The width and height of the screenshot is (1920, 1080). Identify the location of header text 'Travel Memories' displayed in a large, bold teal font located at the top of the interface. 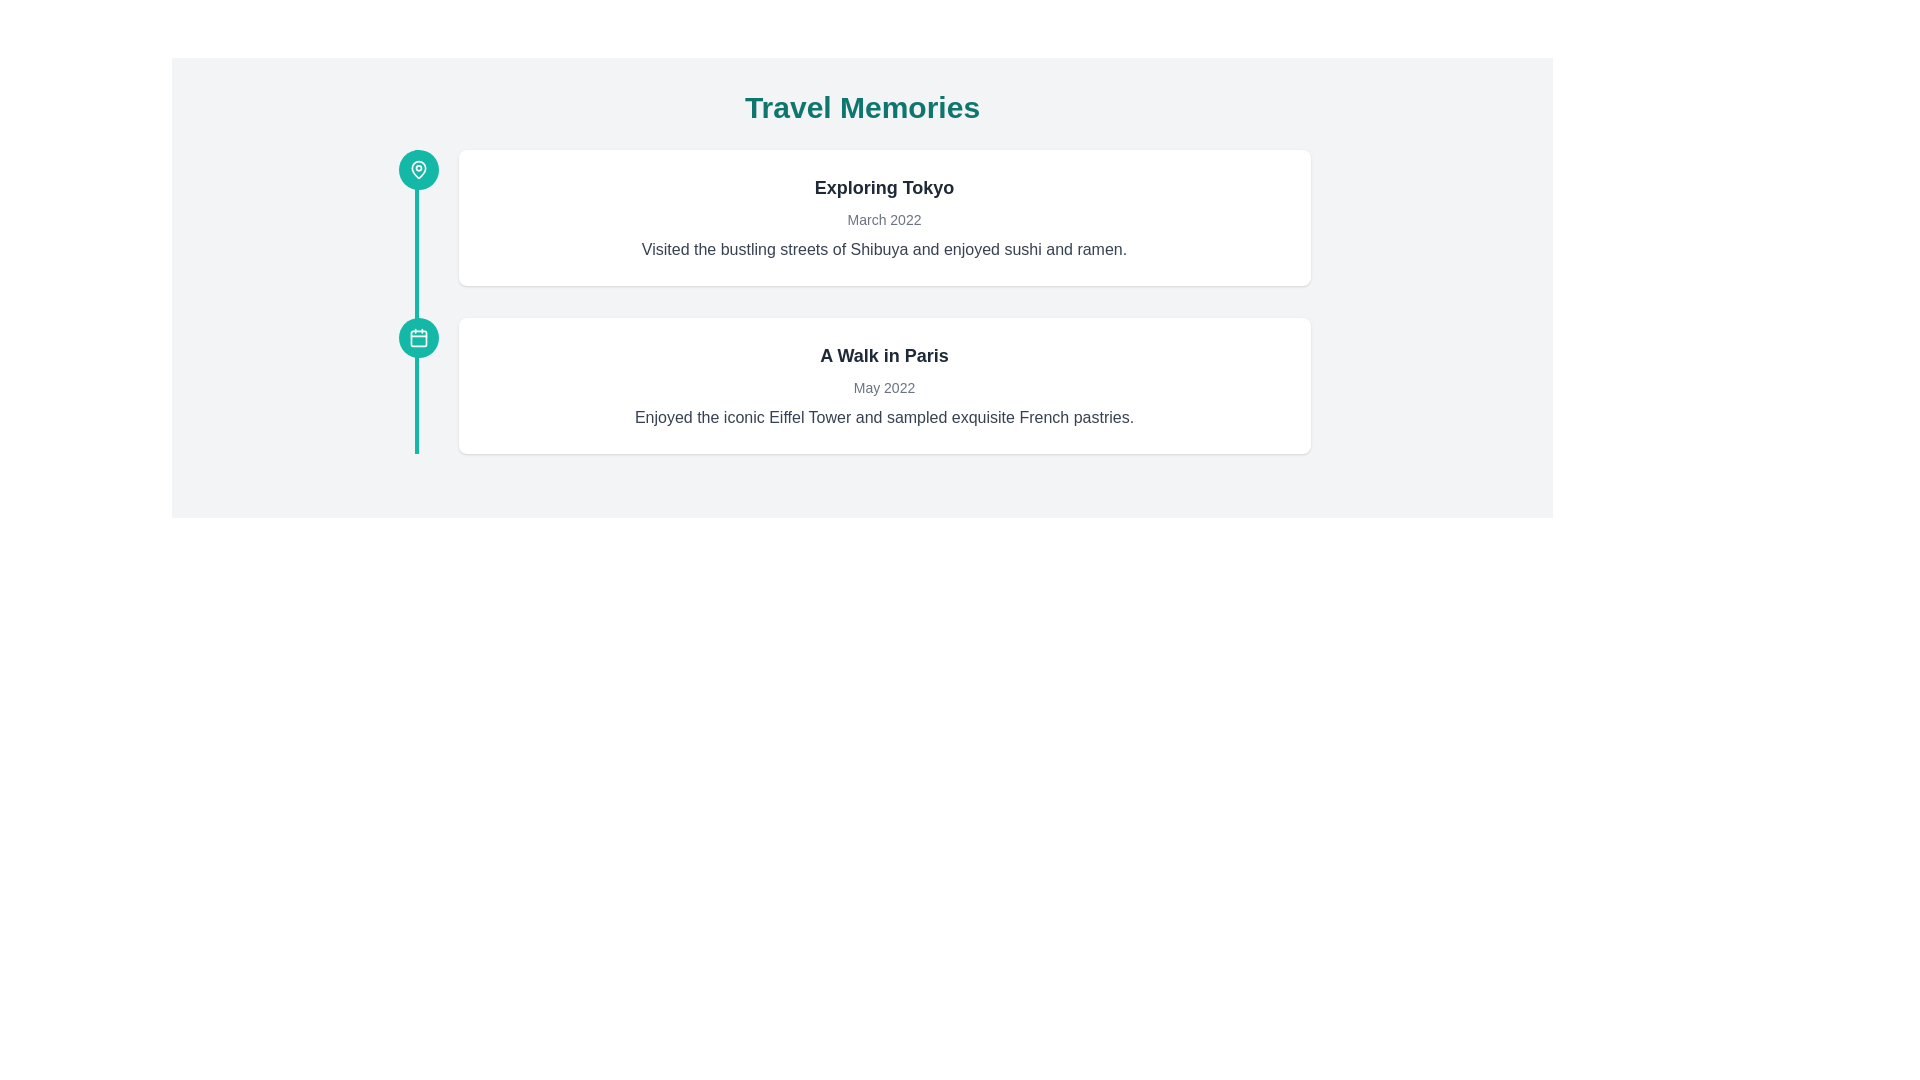
(862, 108).